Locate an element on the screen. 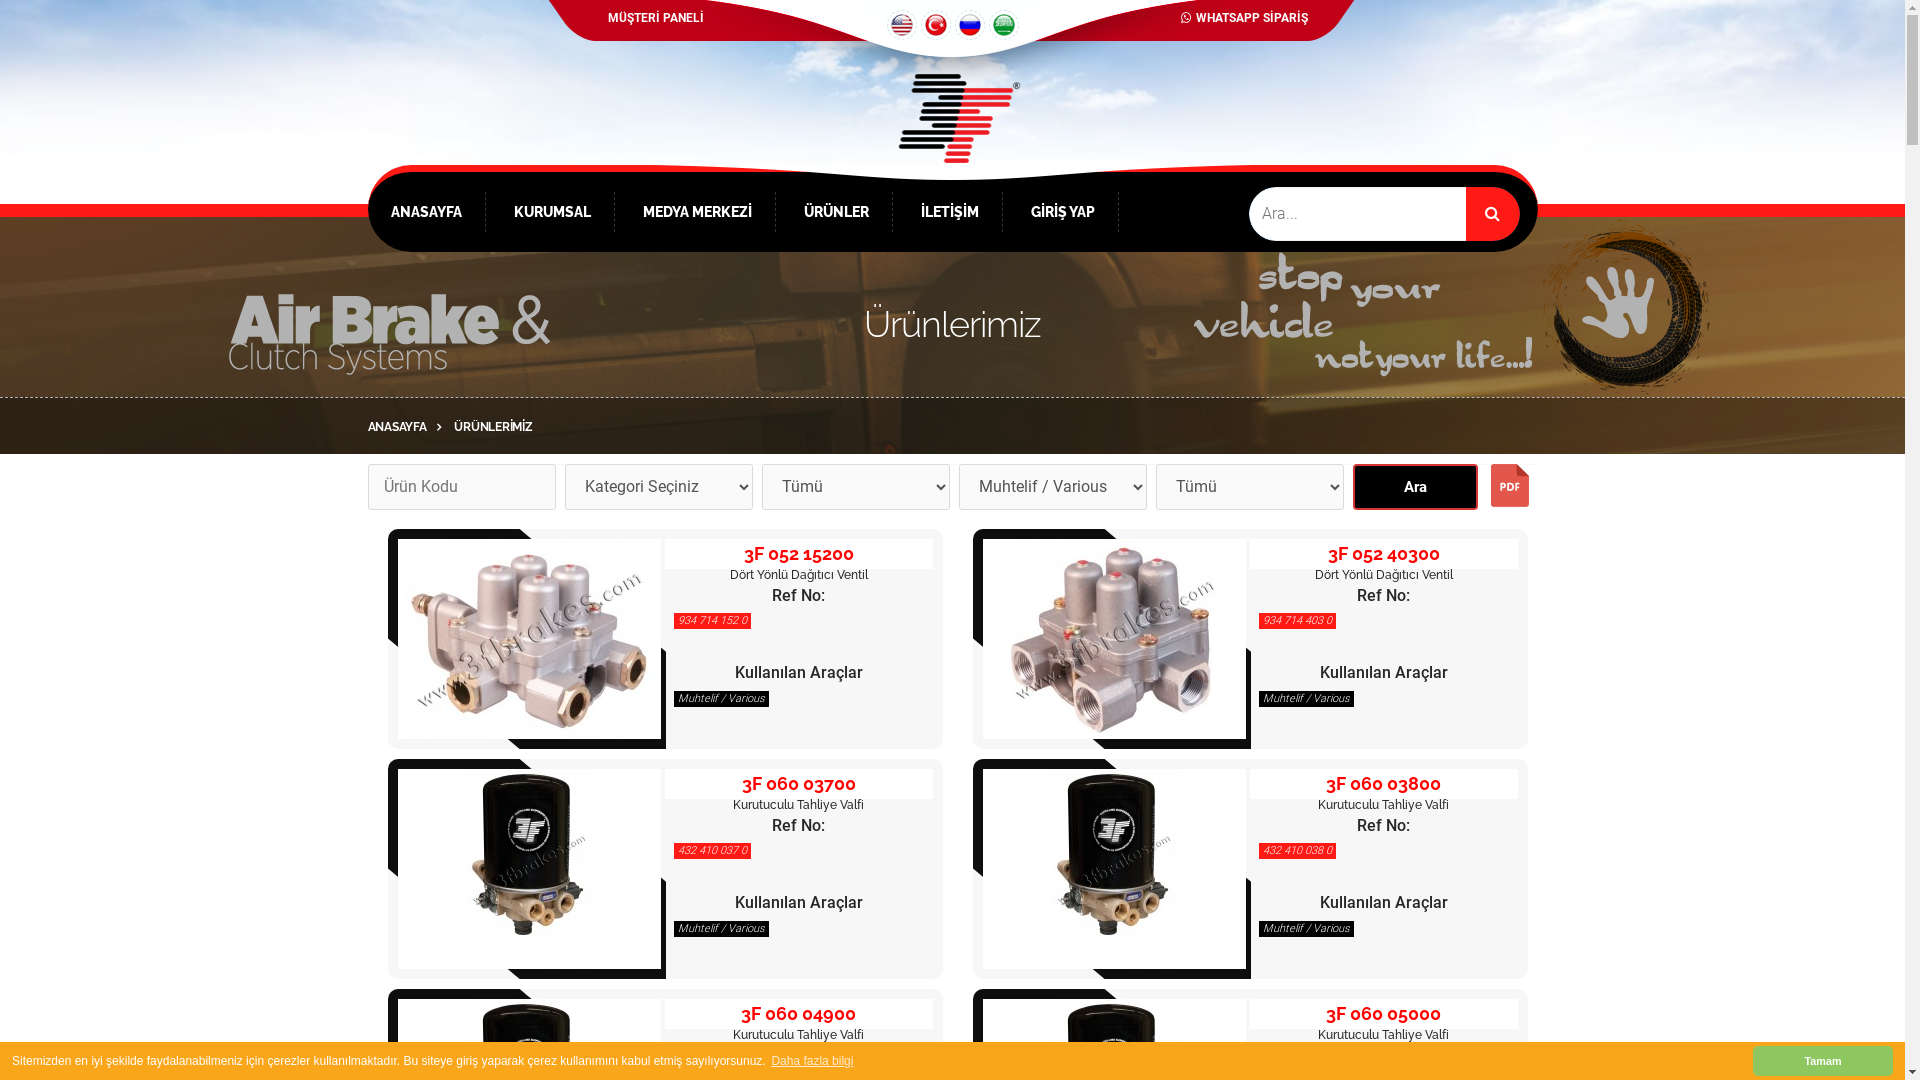 The image size is (1920, 1080). 'ANASAYFA' is located at coordinates (408, 426).